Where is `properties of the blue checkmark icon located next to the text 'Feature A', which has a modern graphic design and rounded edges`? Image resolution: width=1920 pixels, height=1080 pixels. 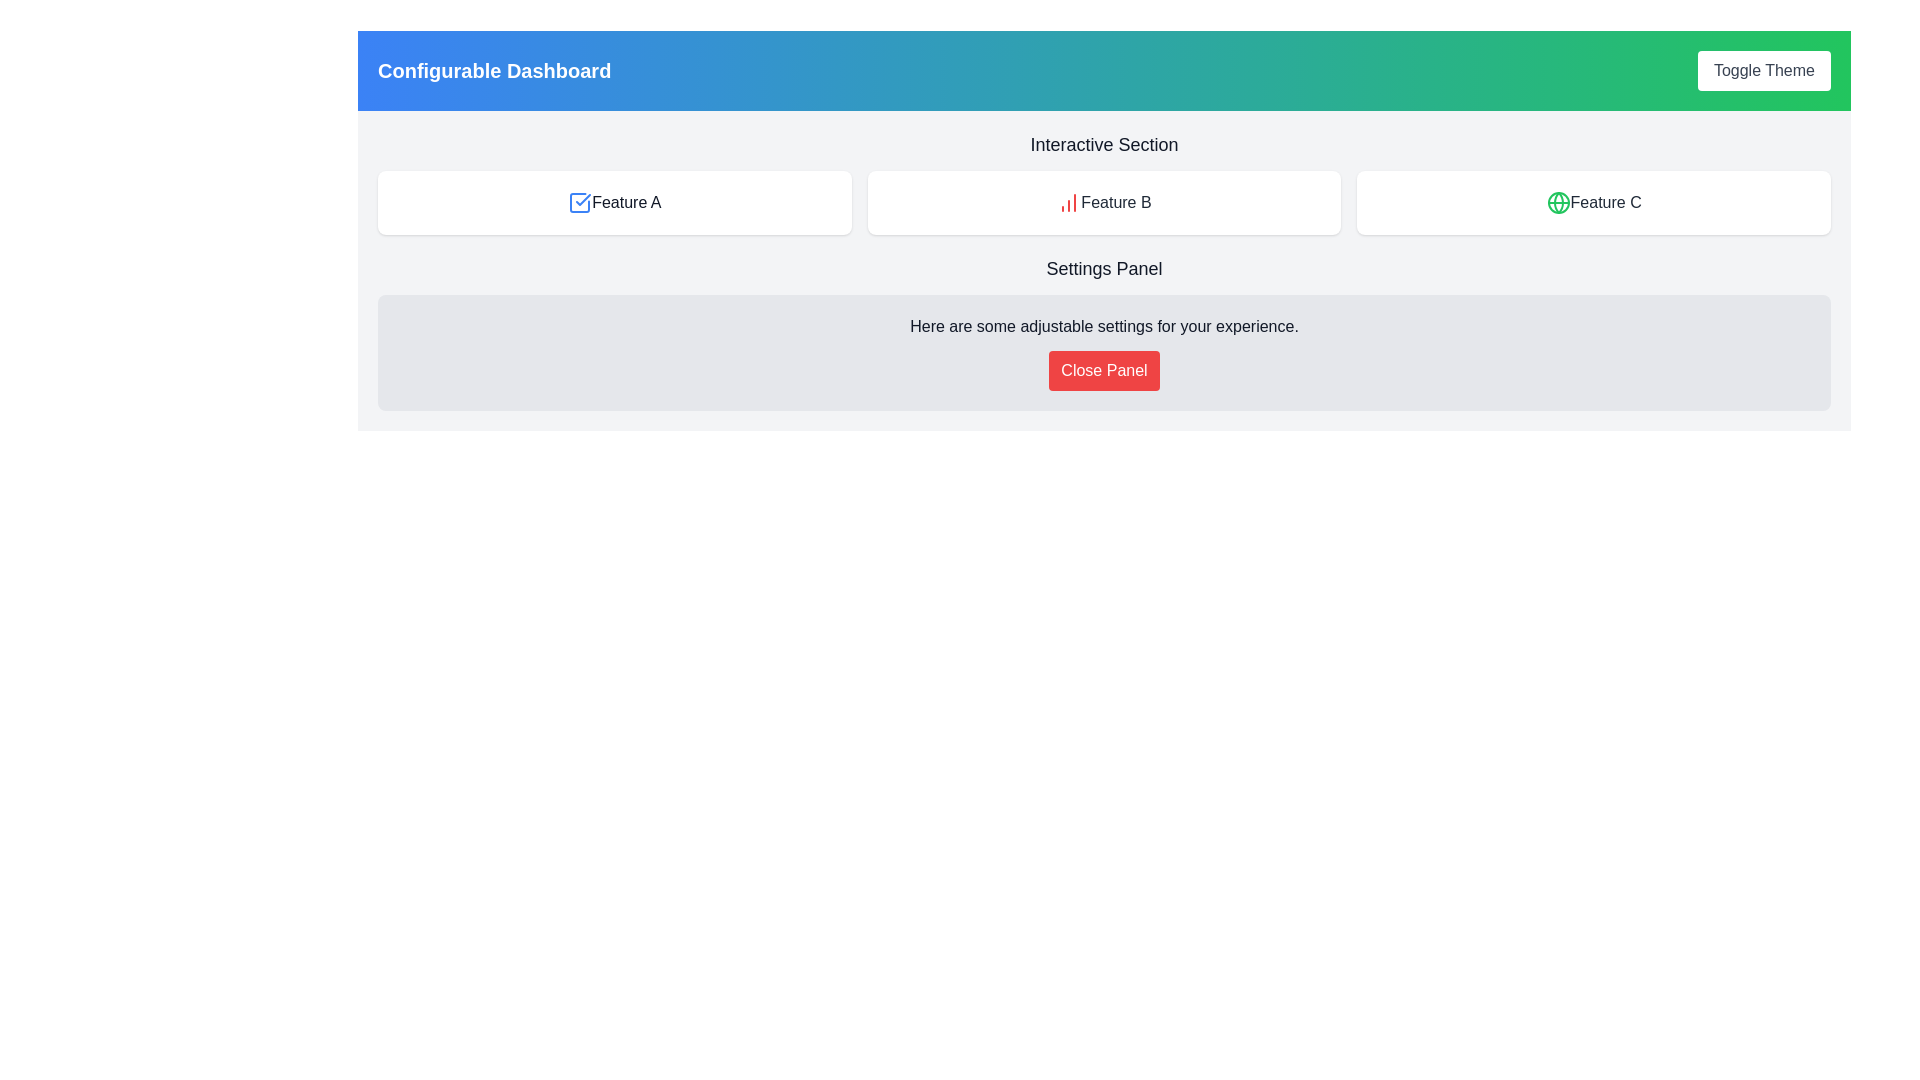
properties of the blue checkmark icon located next to the text 'Feature A', which has a modern graphic design and rounded edges is located at coordinates (579, 203).